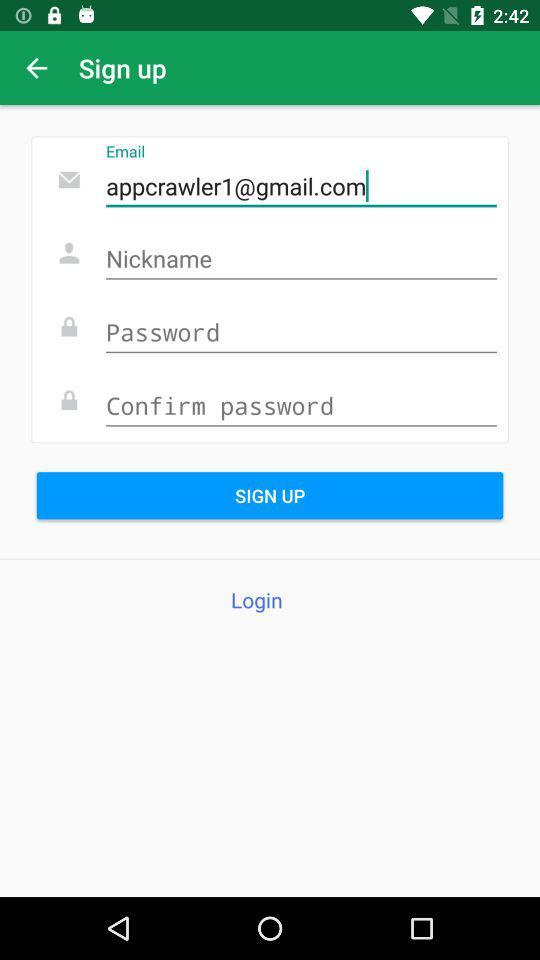 Image resolution: width=540 pixels, height=960 pixels. What do you see at coordinates (300, 333) in the screenshot?
I see `password` at bounding box center [300, 333].